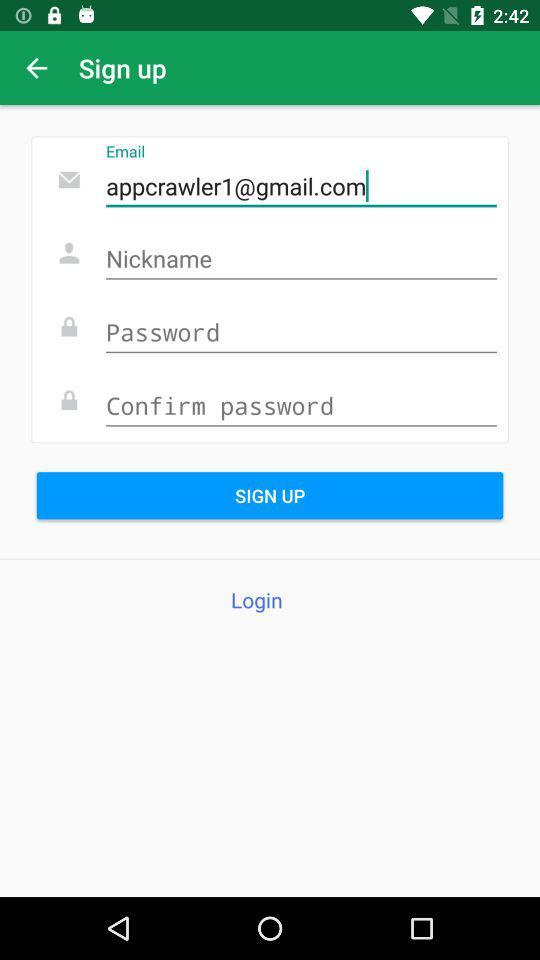 Image resolution: width=540 pixels, height=960 pixels. What do you see at coordinates (300, 333) in the screenshot?
I see `password` at bounding box center [300, 333].